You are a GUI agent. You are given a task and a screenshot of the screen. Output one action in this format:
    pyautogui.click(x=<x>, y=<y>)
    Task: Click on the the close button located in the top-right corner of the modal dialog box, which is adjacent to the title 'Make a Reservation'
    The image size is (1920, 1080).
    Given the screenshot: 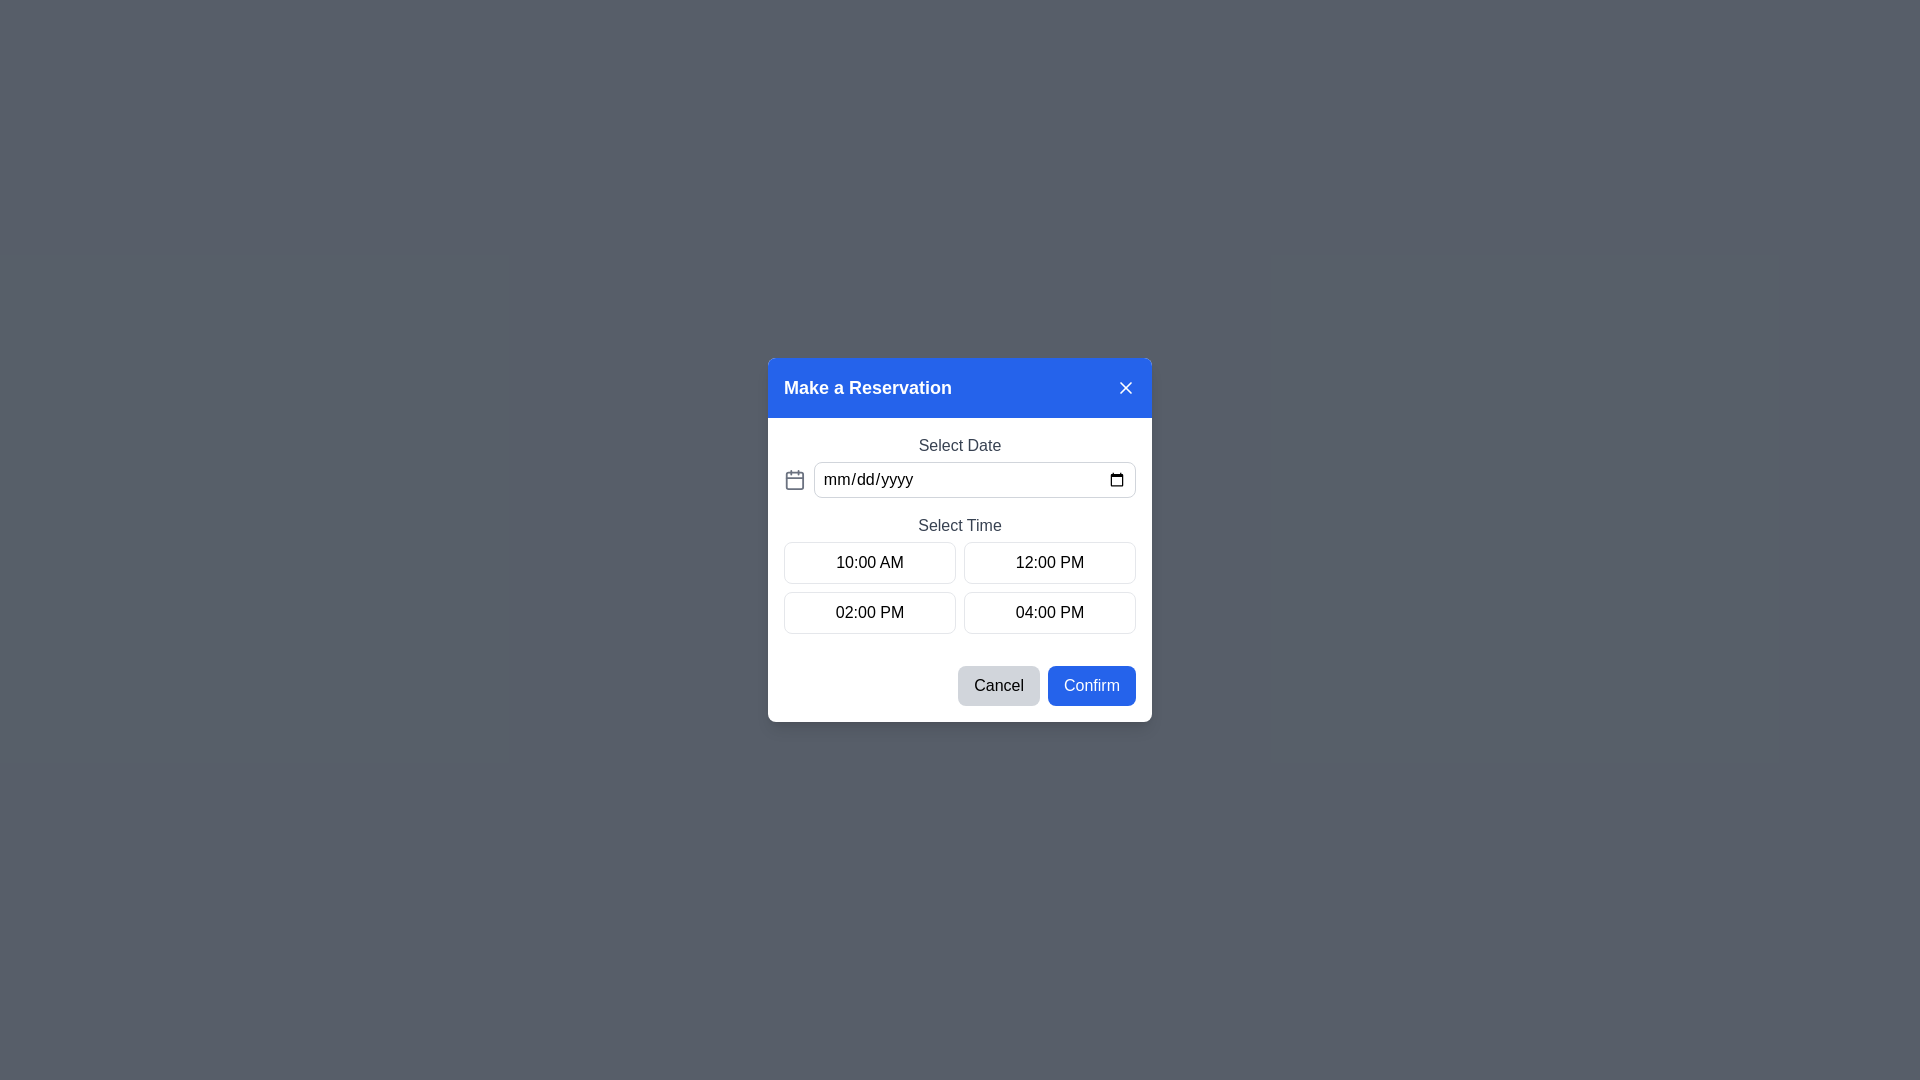 What is the action you would take?
    pyautogui.click(x=1126, y=388)
    